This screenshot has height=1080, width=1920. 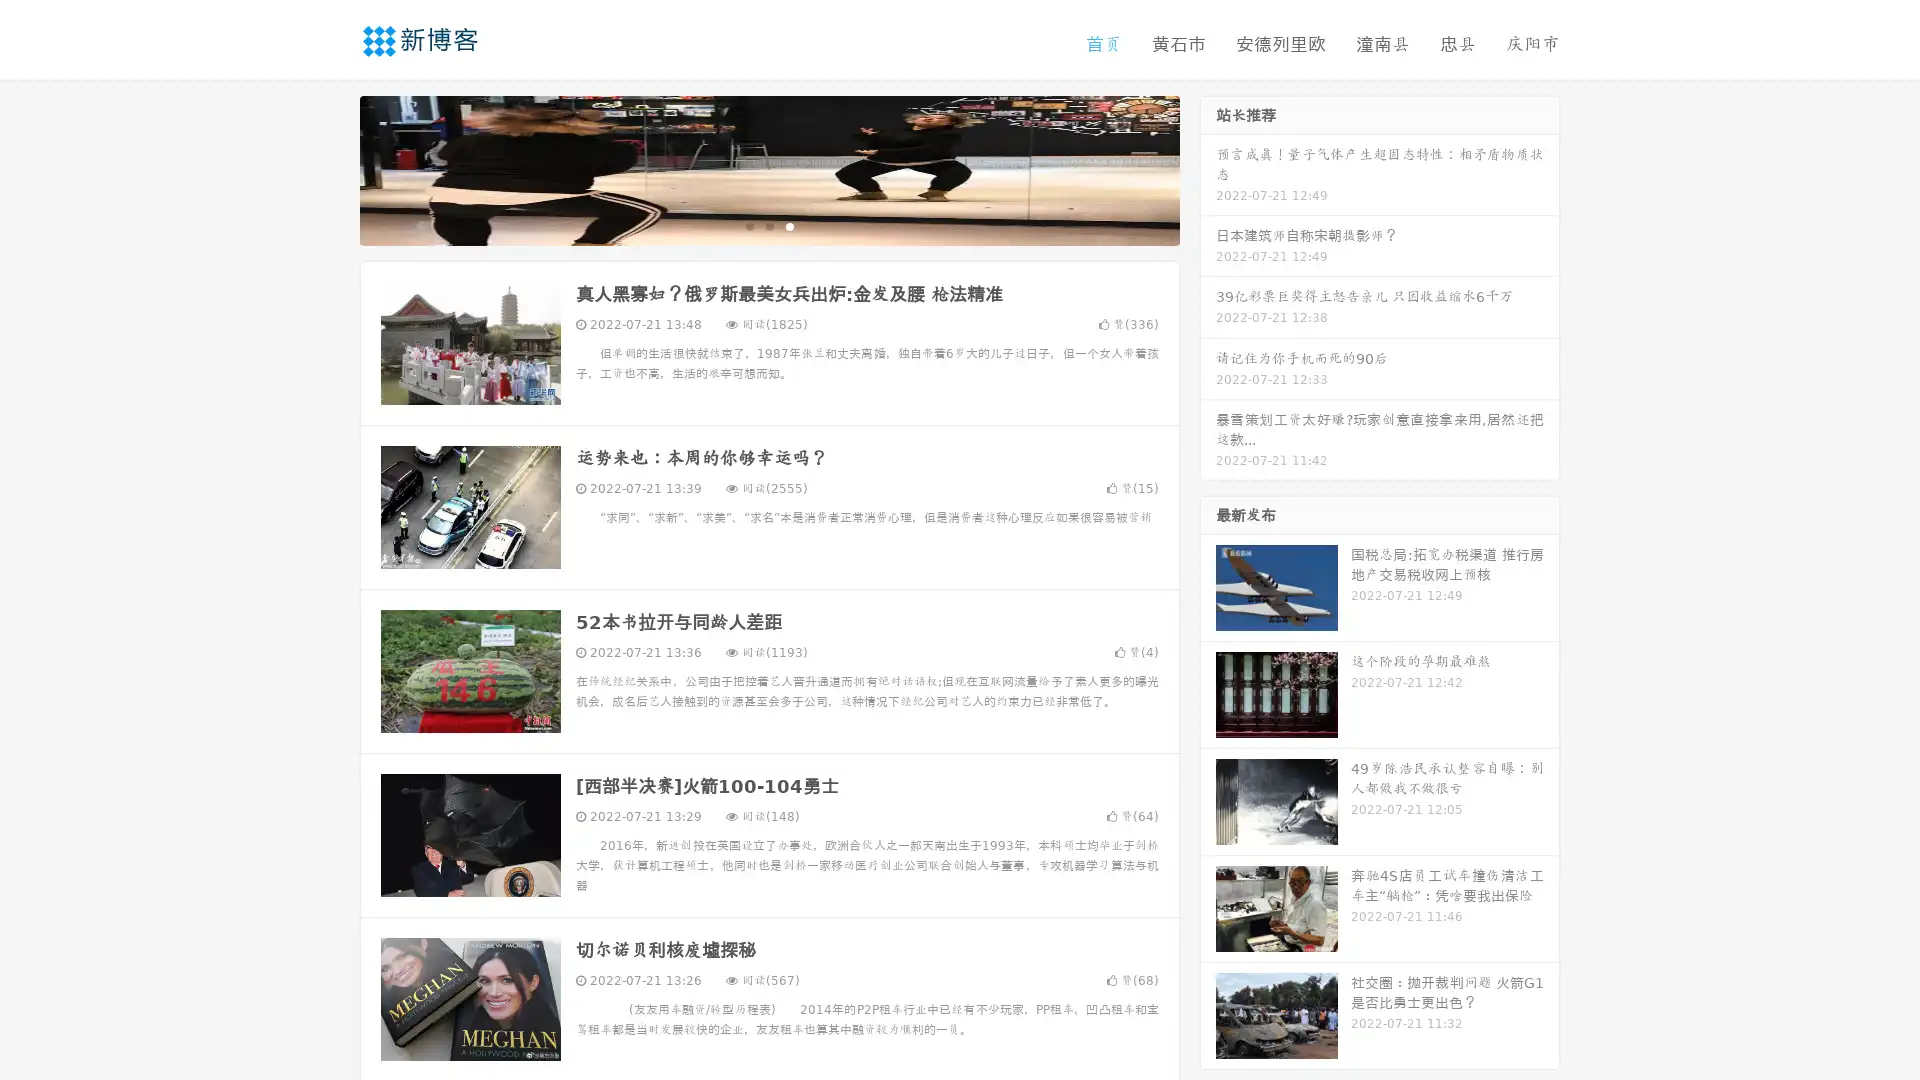 I want to click on Go to slide 3, so click(x=789, y=225).